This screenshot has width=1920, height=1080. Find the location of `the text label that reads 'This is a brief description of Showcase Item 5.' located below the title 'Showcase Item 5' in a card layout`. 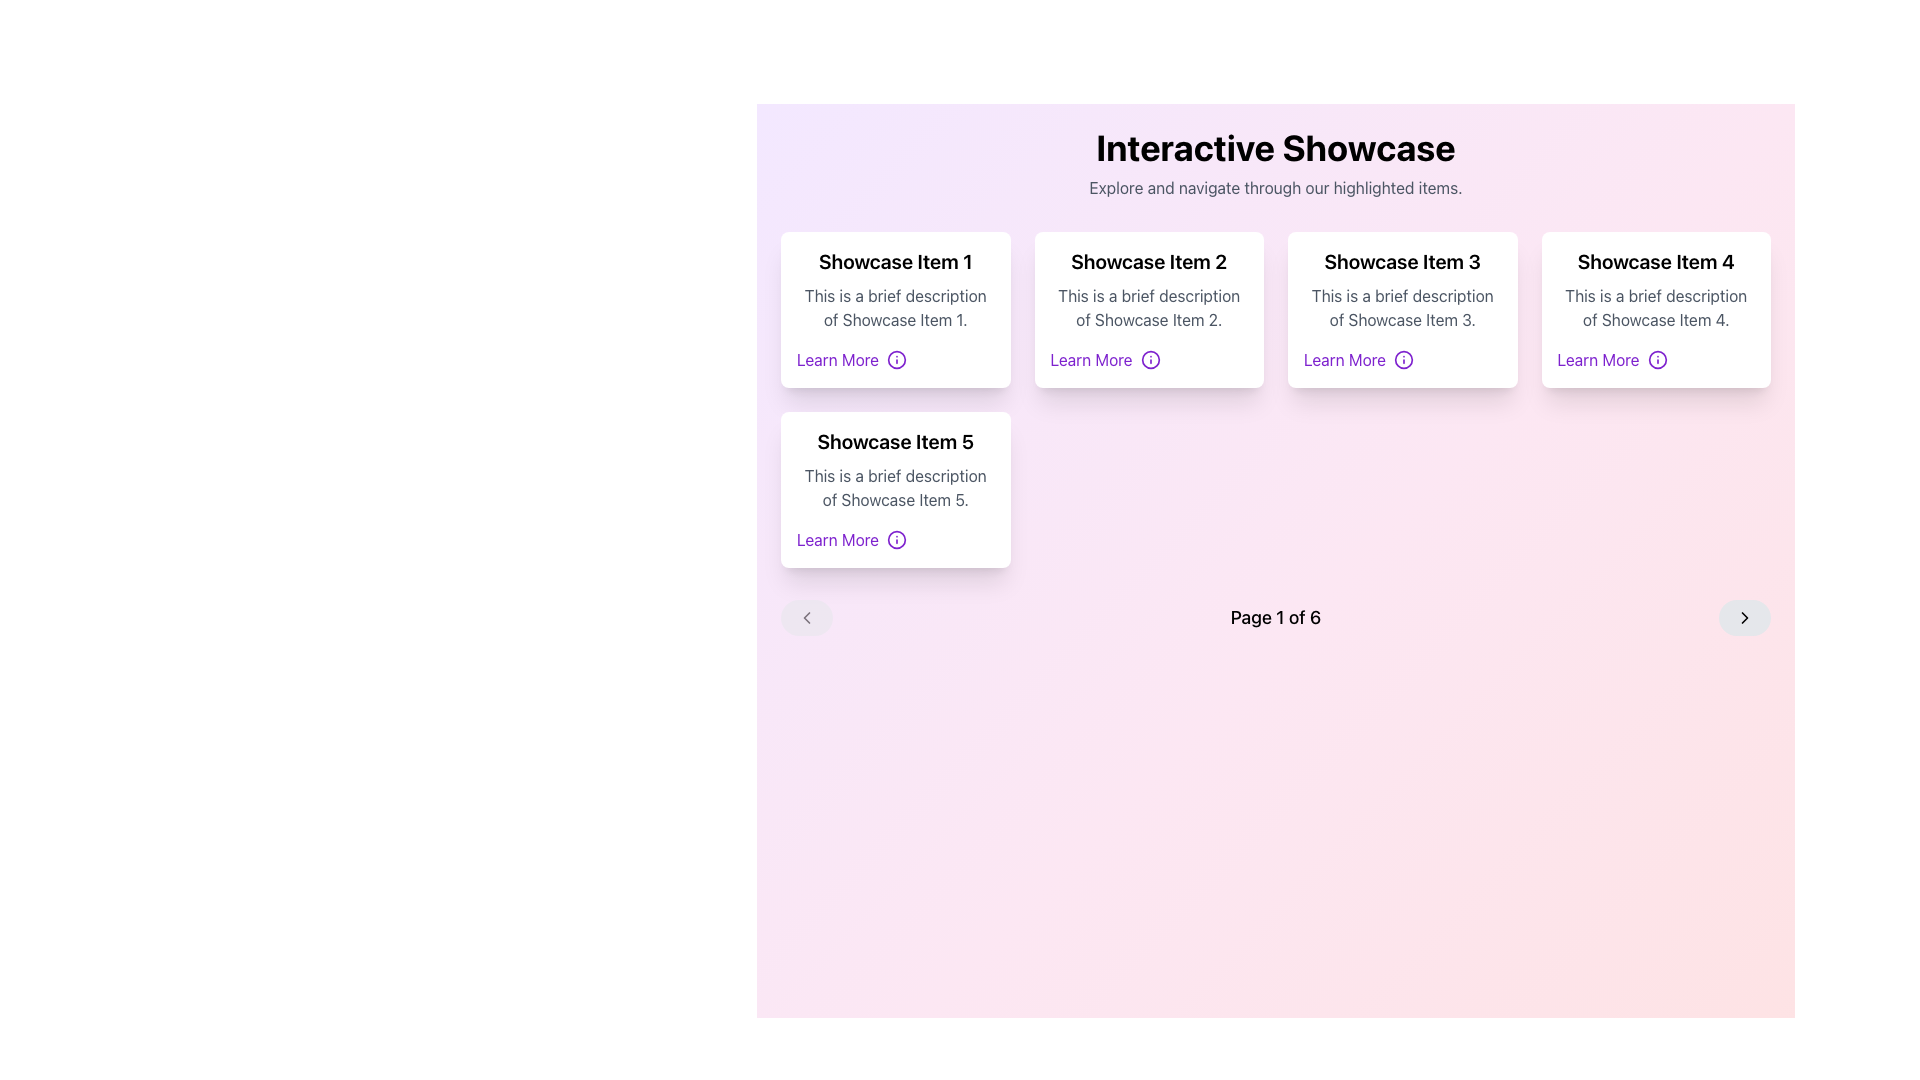

the text label that reads 'This is a brief description of Showcase Item 5.' located below the title 'Showcase Item 5' in a card layout is located at coordinates (894, 488).